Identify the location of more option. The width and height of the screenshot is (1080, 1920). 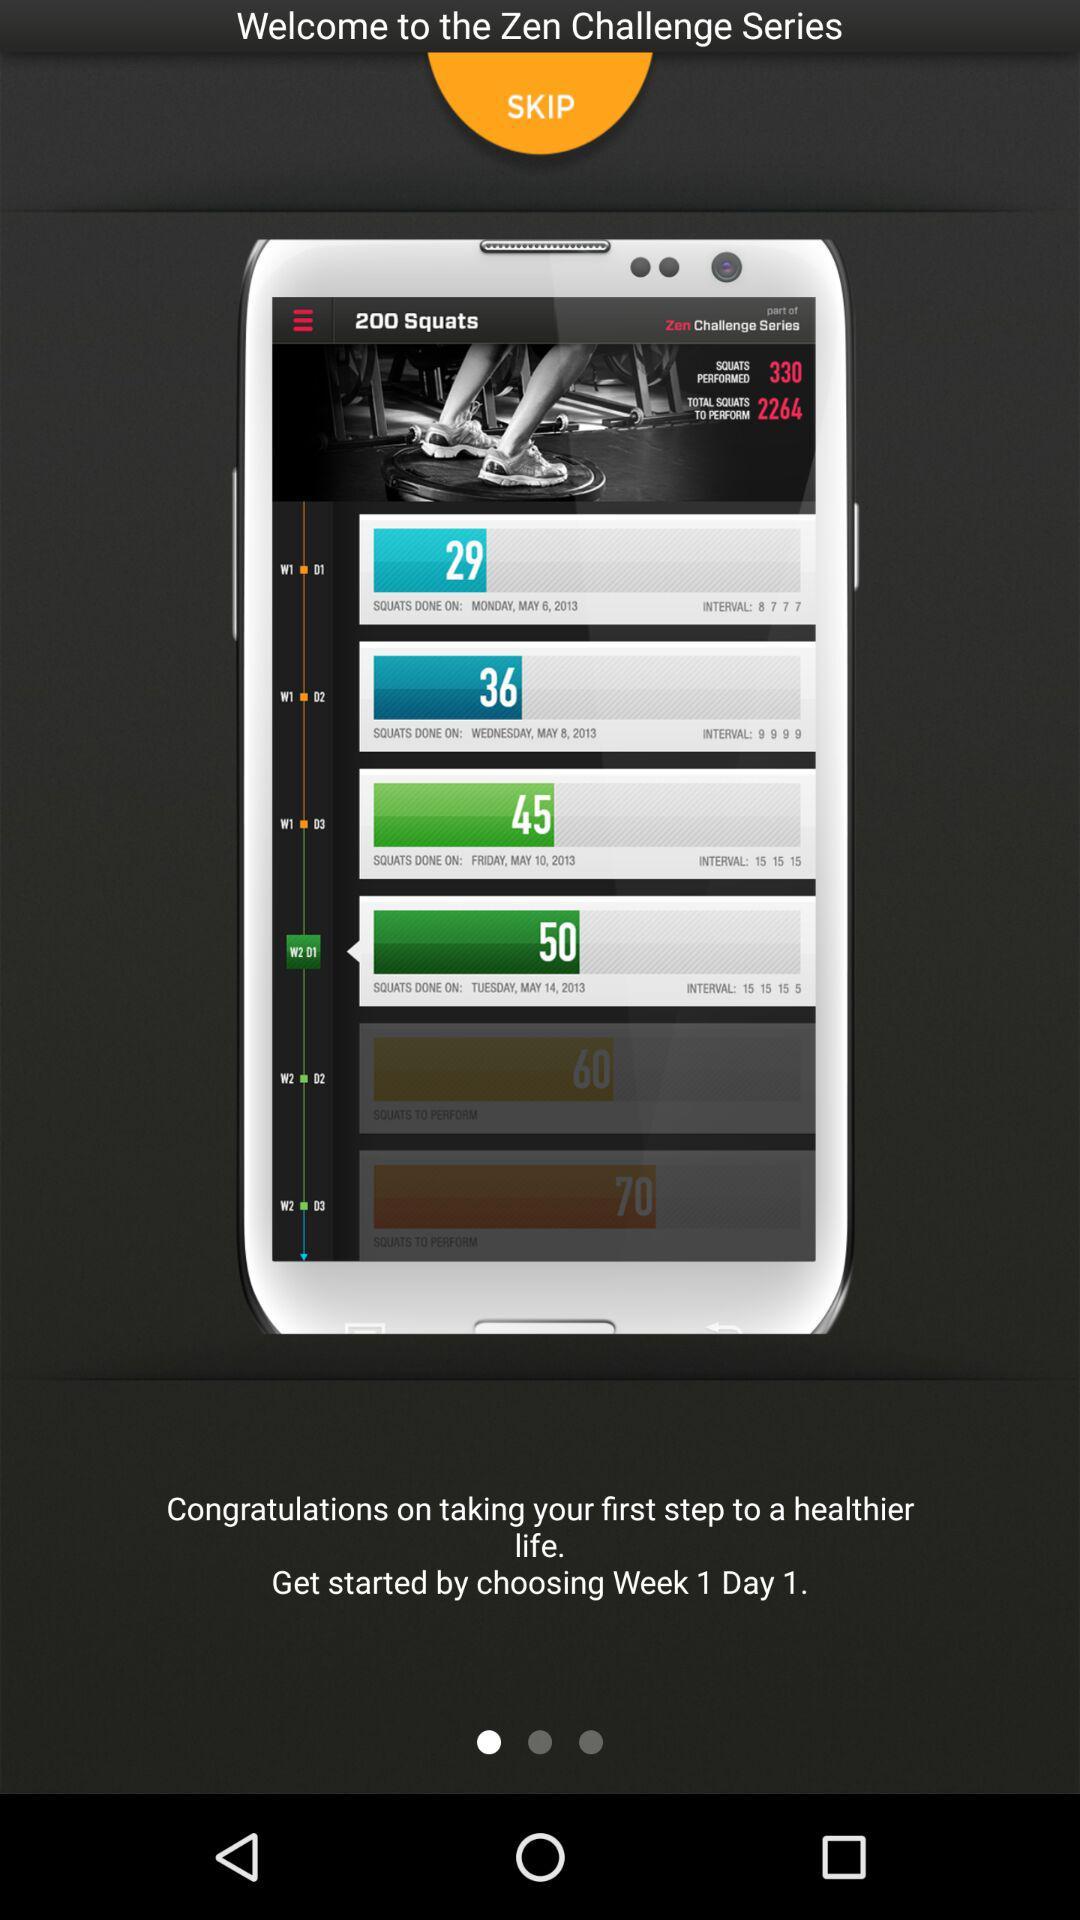
(540, 1741).